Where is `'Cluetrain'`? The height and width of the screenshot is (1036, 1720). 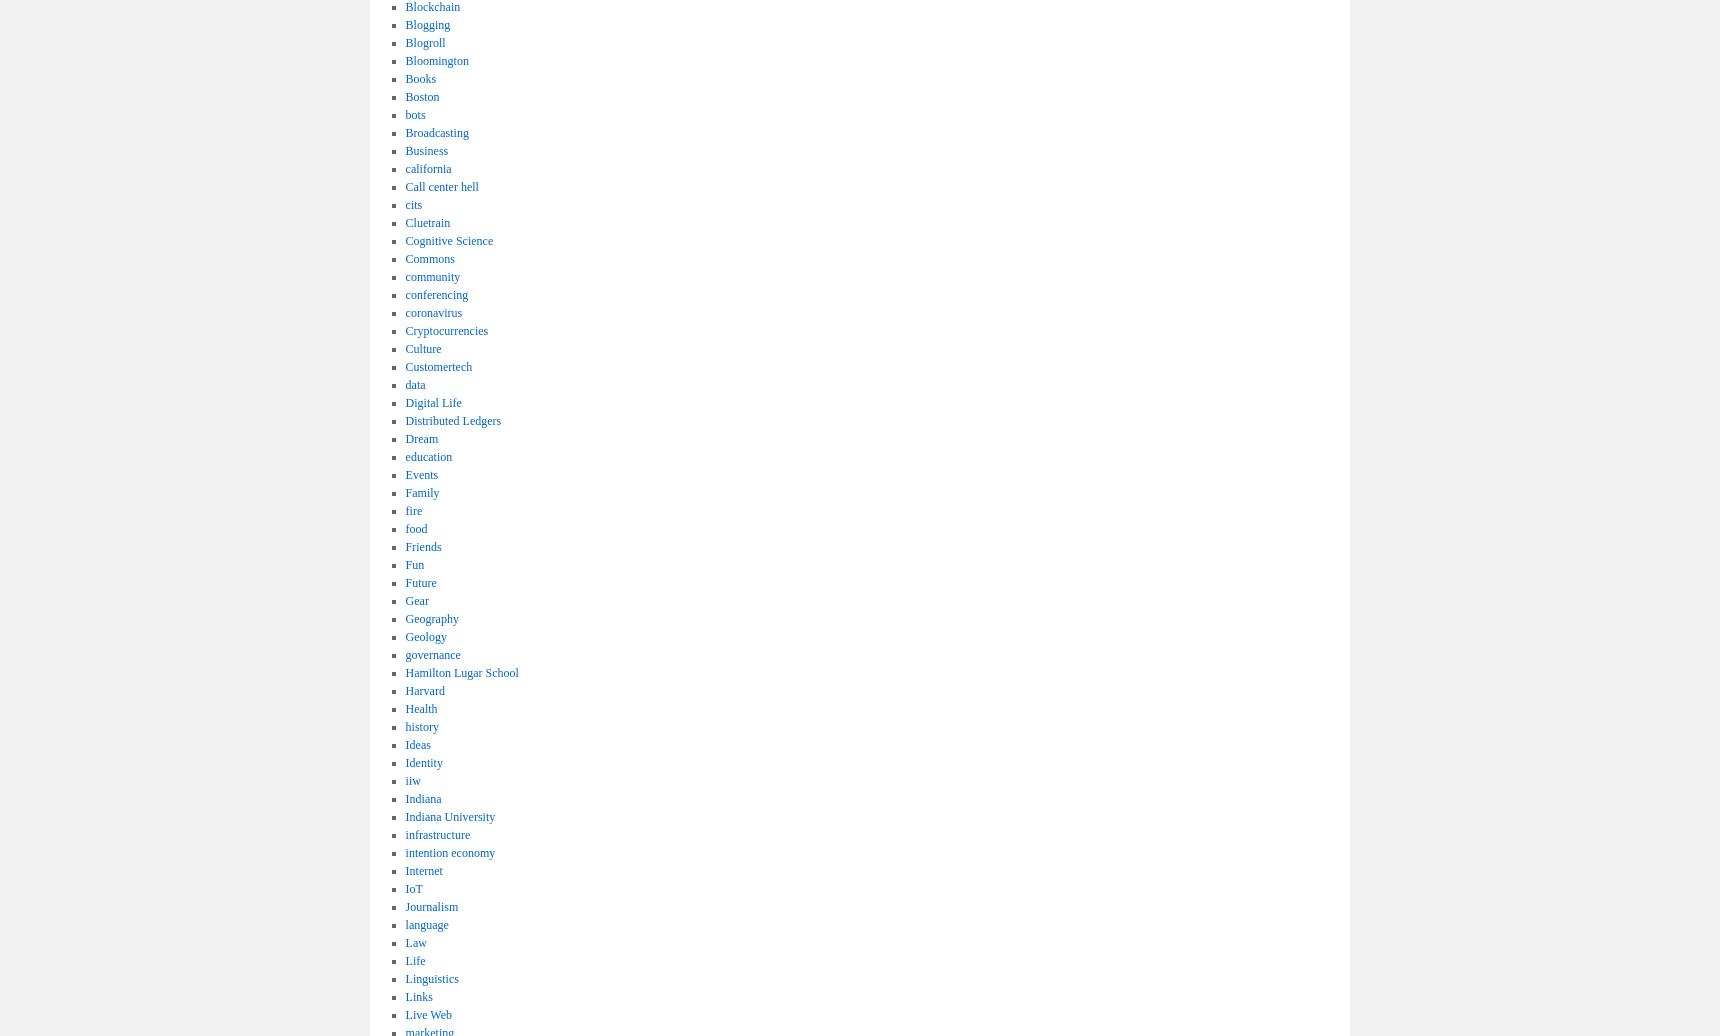 'Cluetrain' is located at coordinates (427, 222).